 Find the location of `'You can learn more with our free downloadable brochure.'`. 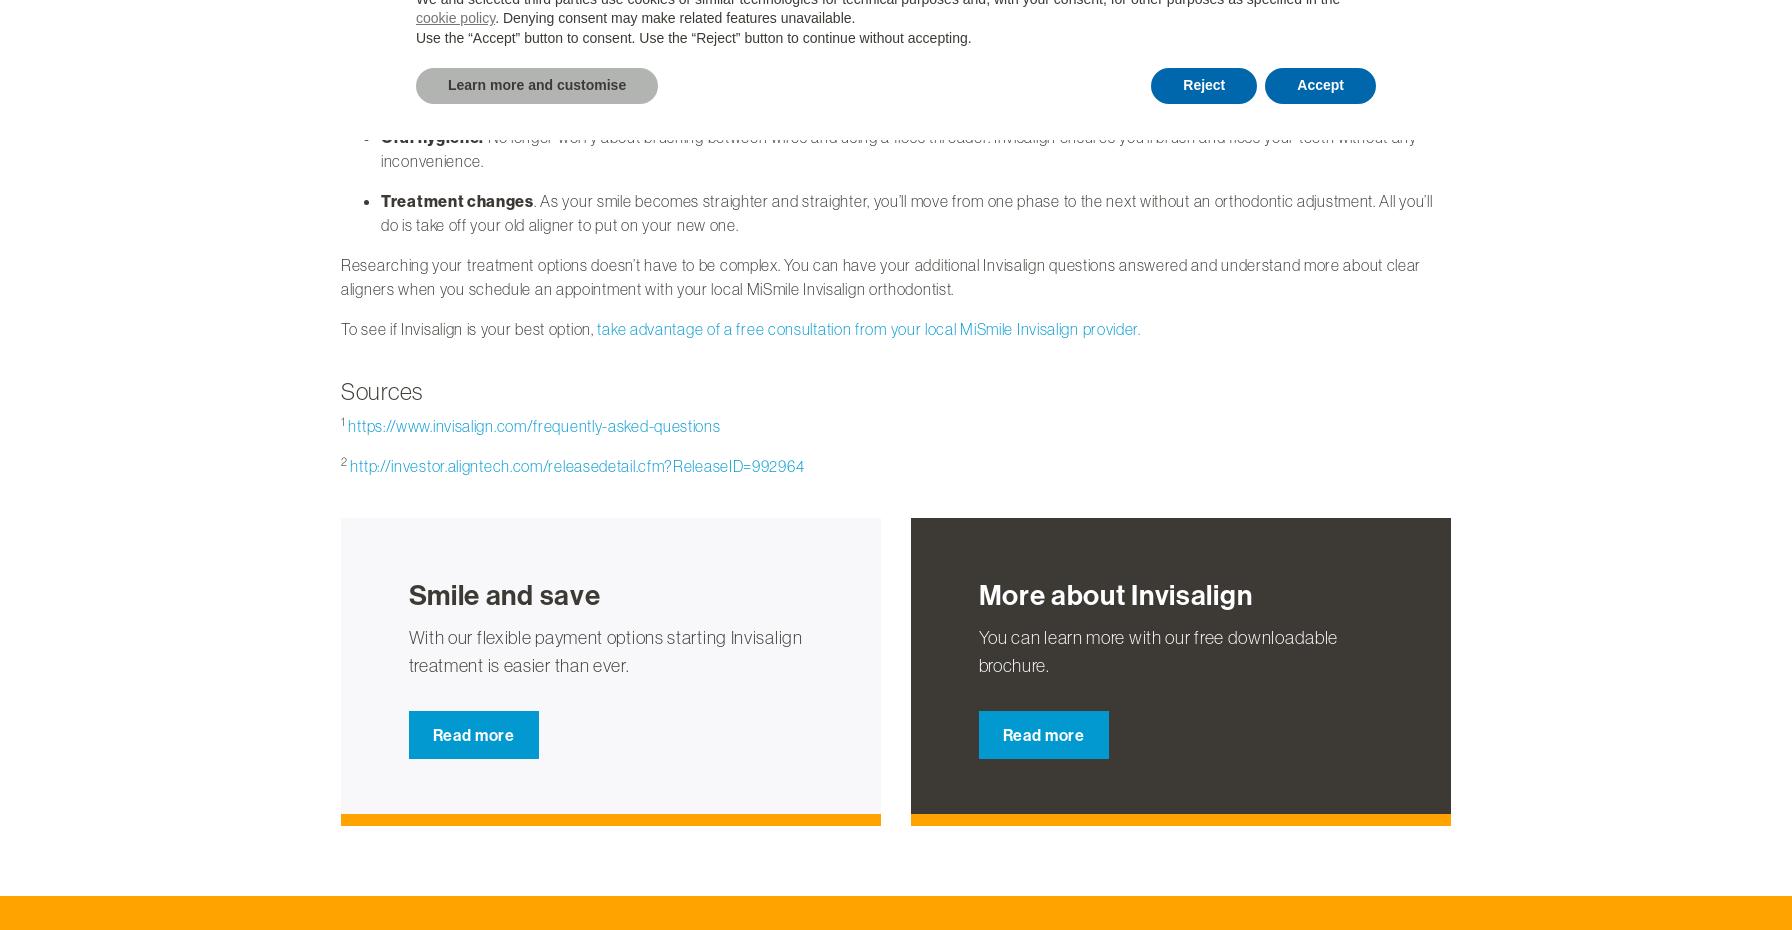

'You can learn more with our free downloadable brochure.' is located at coordinates (1157, 650).